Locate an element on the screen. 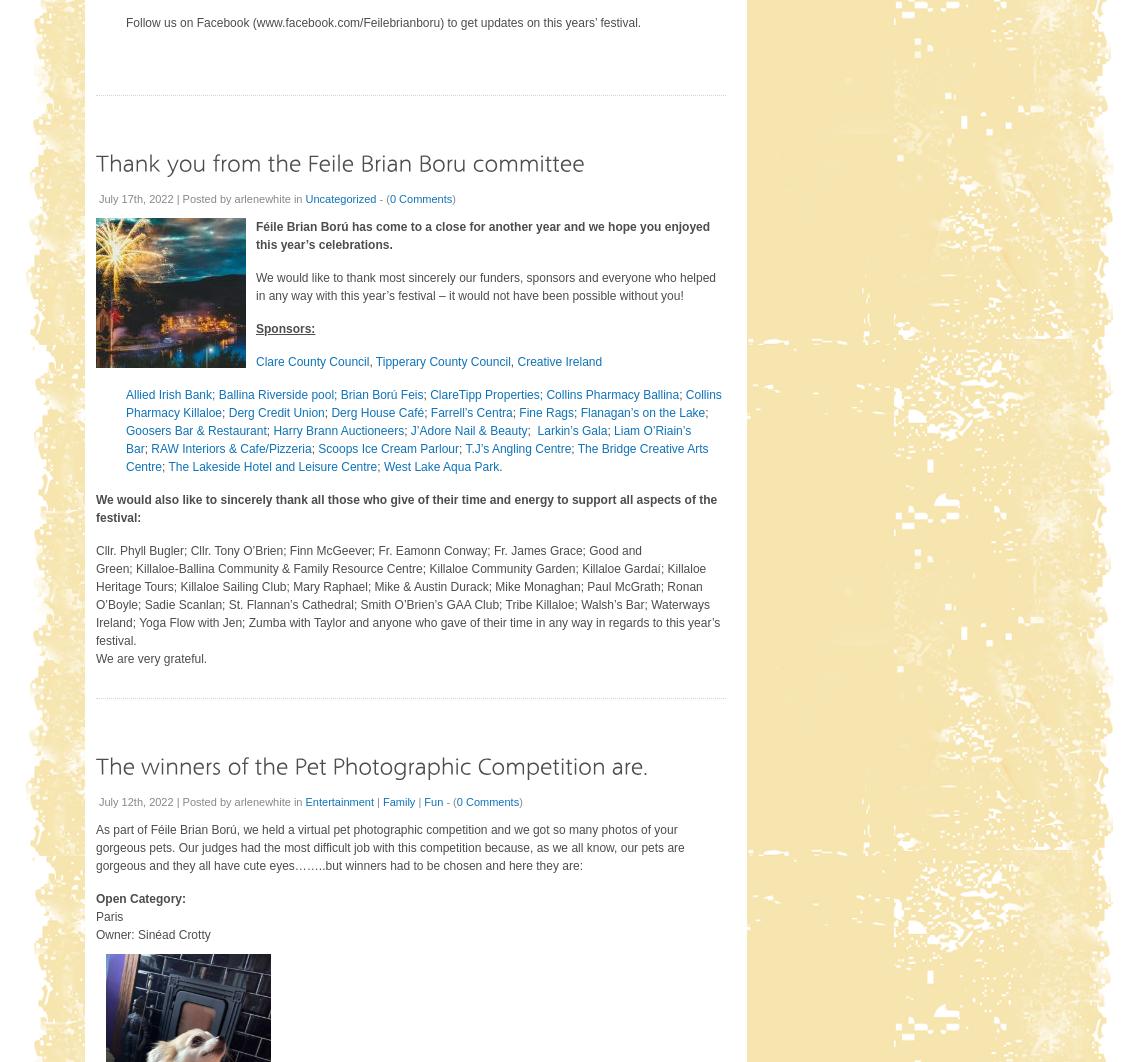  'Goosers Bar & Restaurant' is located at coordinates (195, 429).